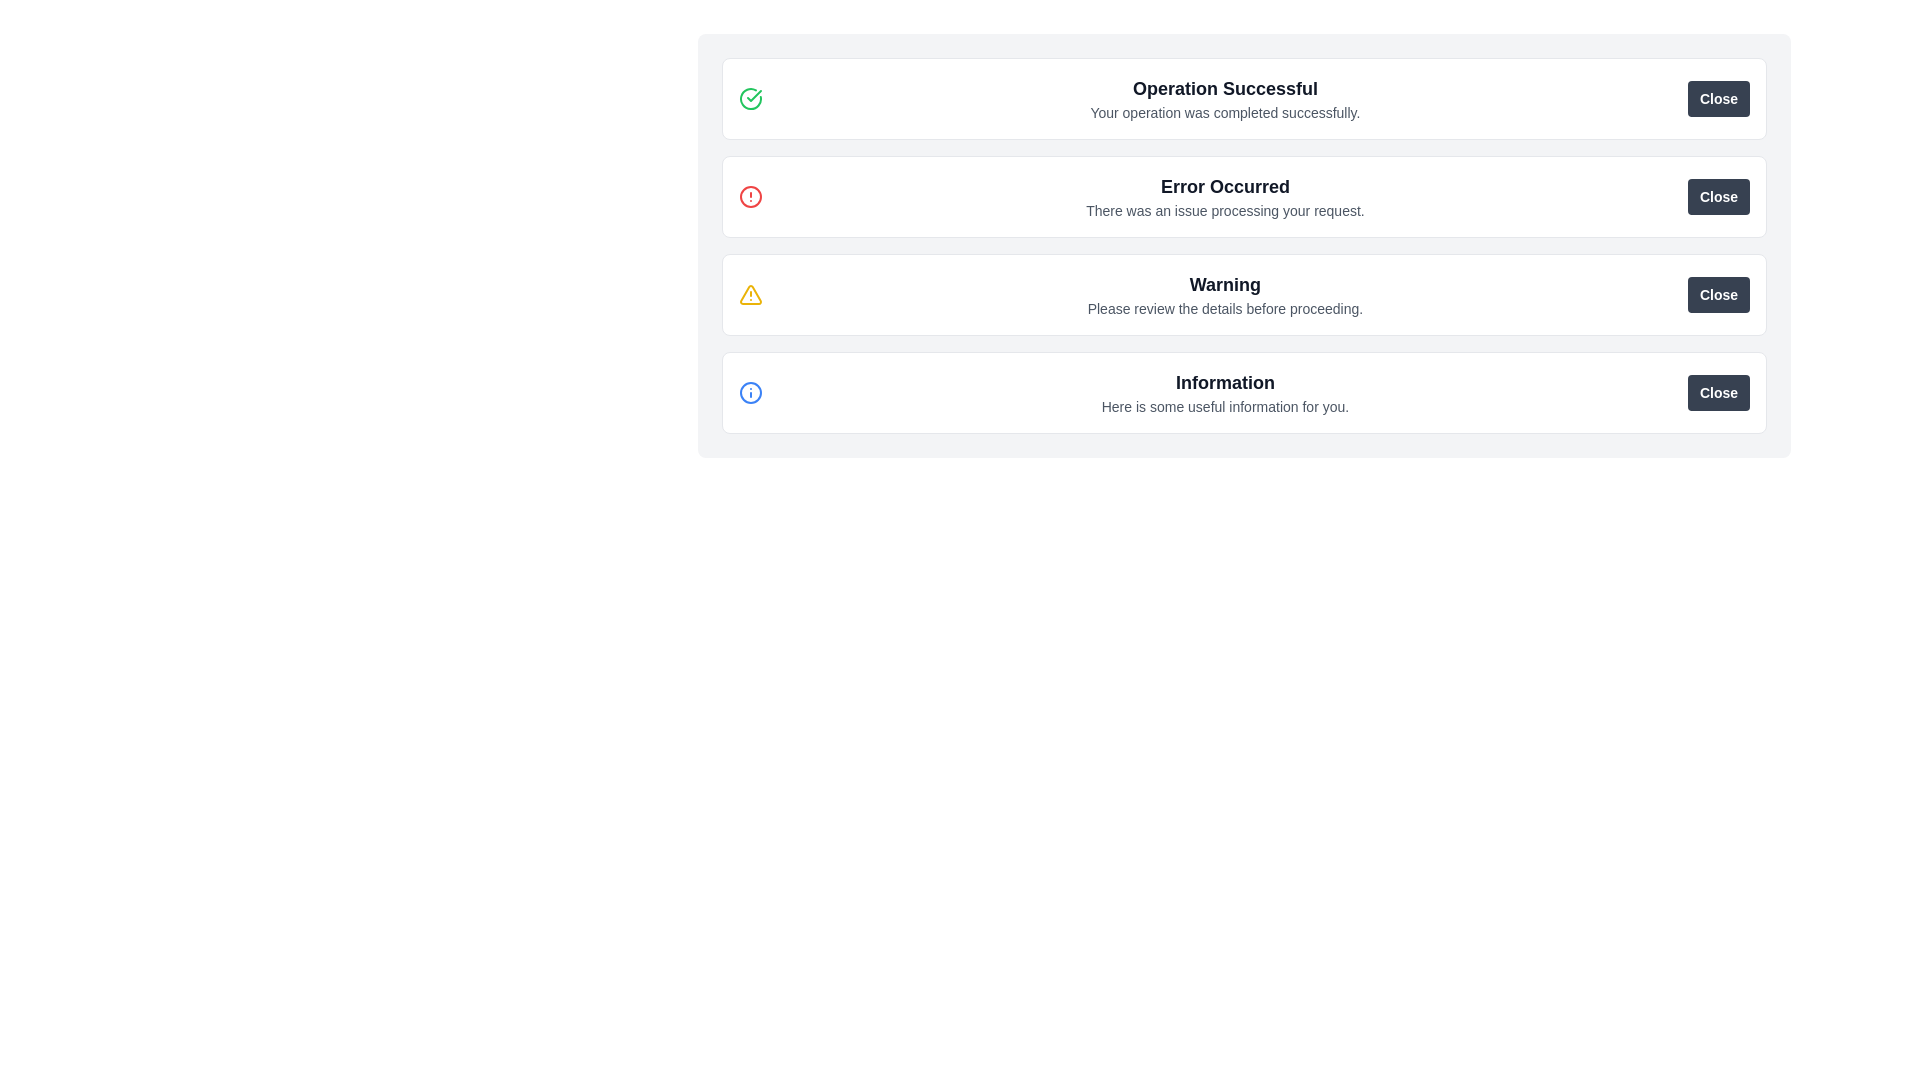  What do you see at coordinates (749, 294) in the screenshot?
I see `the Alert icon, which is the third visual indicator in the alert notification card, positioned to the left of the 'Warning' message text` at bounding box center [749, 294].